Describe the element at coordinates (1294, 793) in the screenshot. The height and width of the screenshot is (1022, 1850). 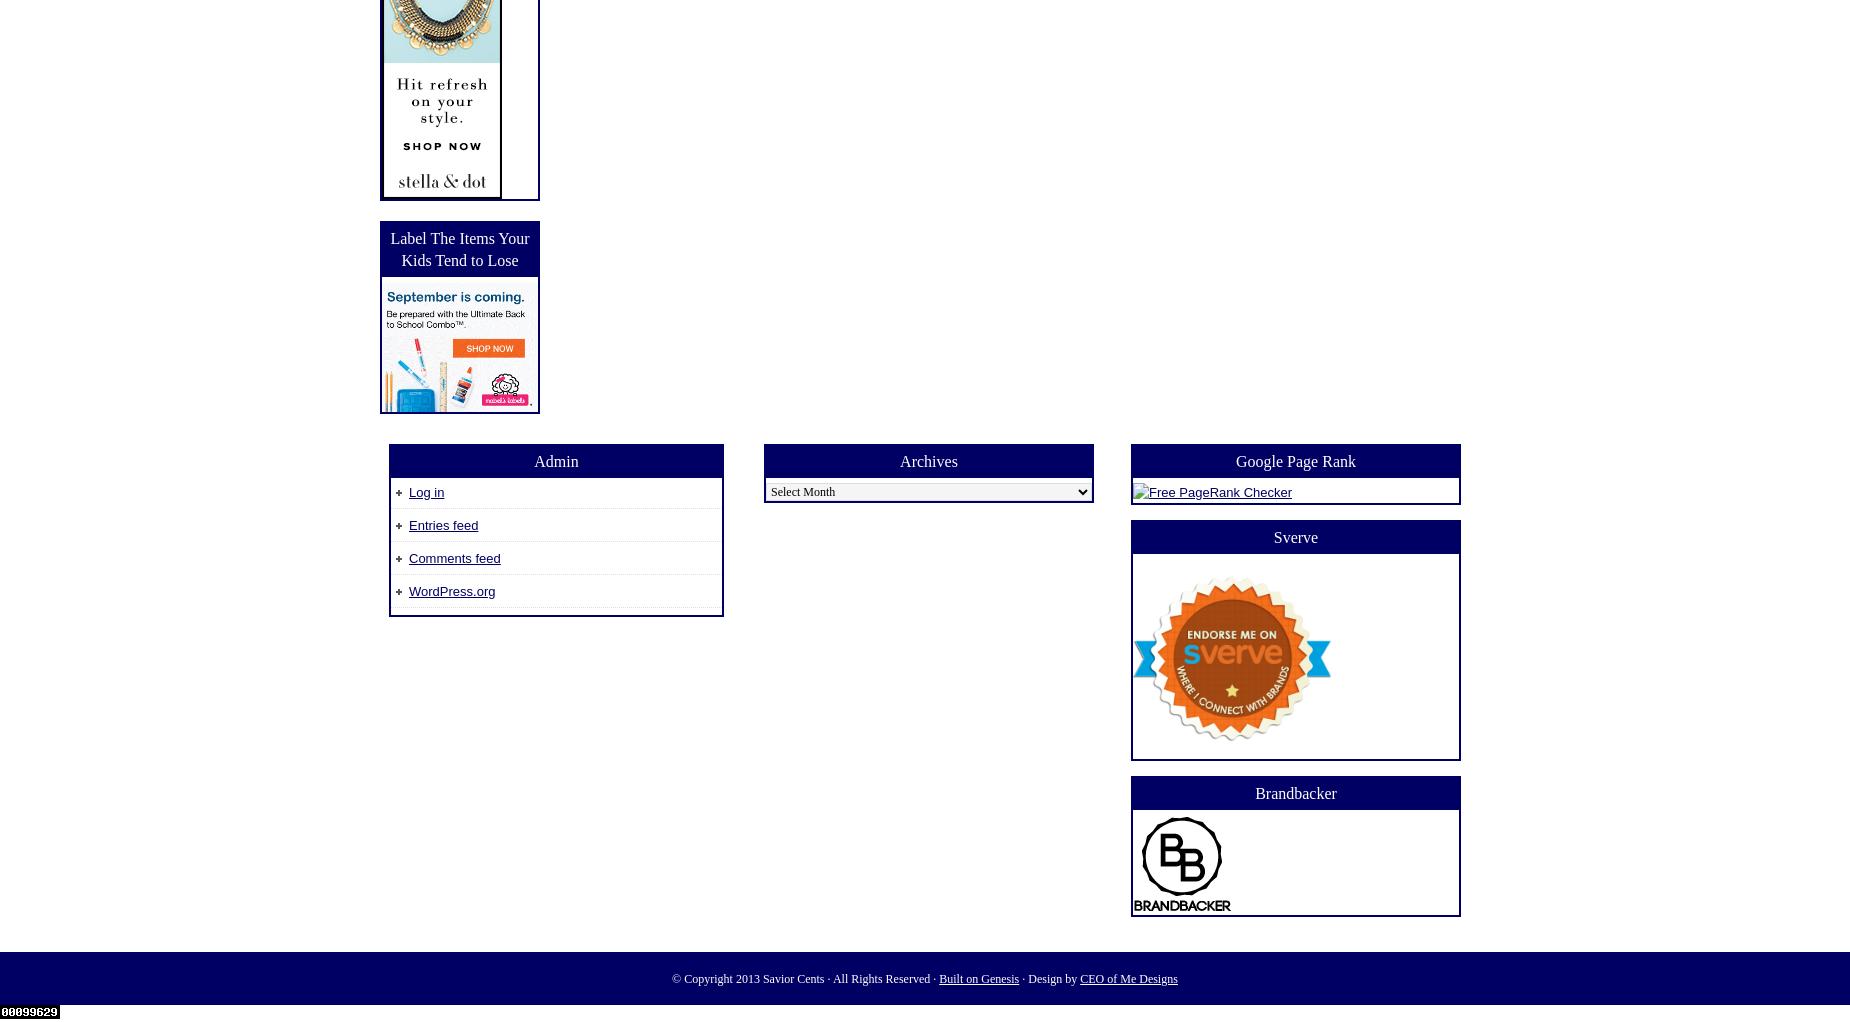
I see `'Brandbacker'` at that location.